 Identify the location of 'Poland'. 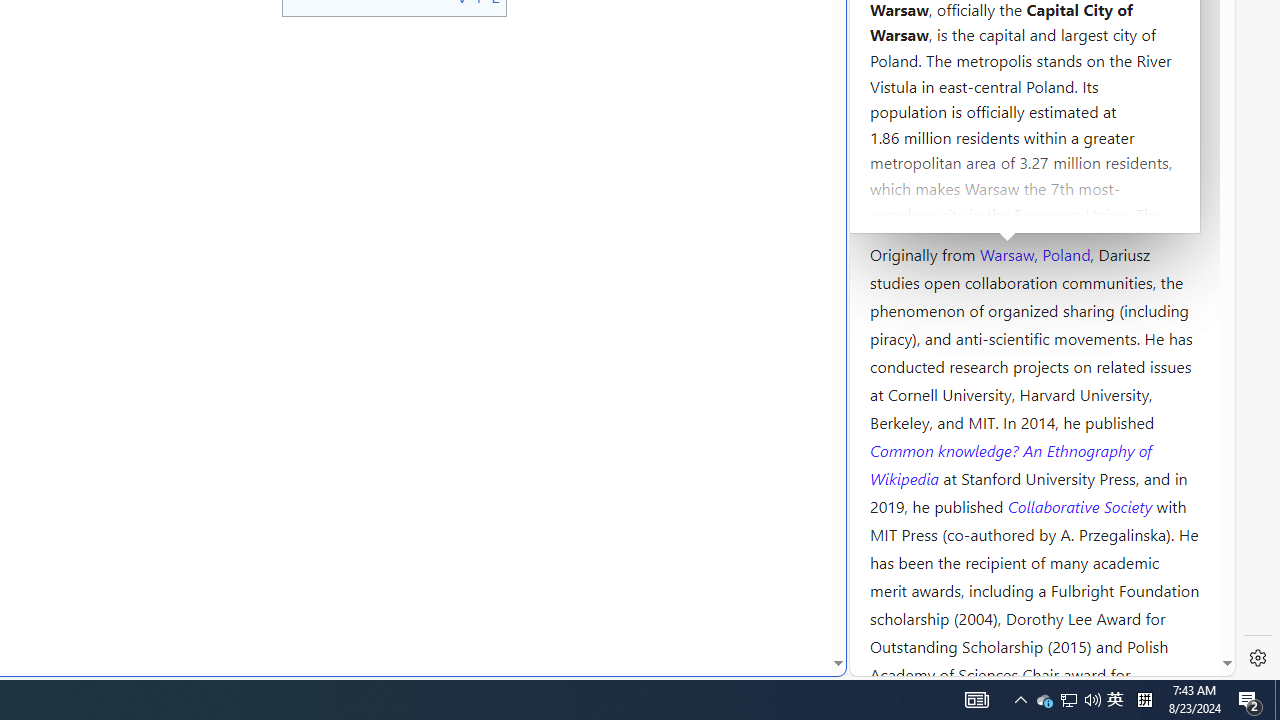
(1065, 252).